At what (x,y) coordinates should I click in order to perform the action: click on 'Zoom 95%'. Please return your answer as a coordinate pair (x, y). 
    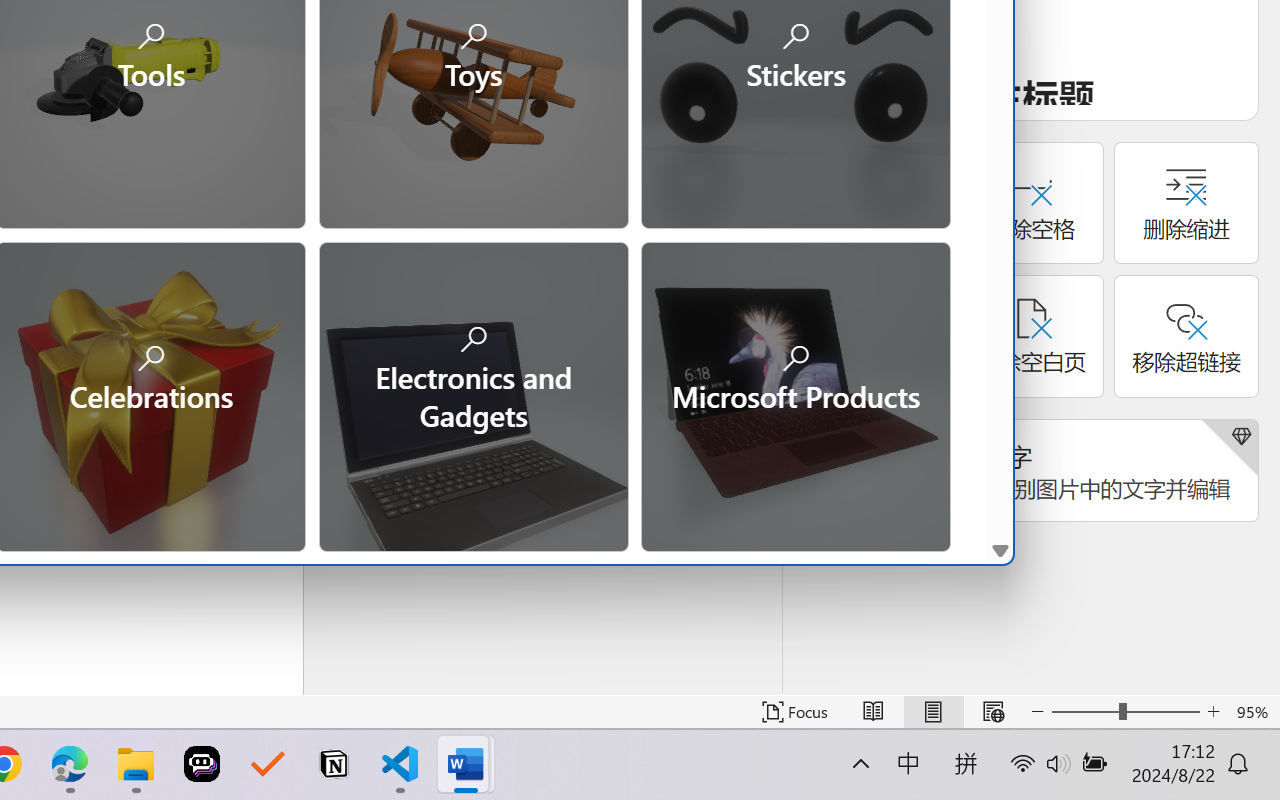
    Looking at the image, I should click on (1252, 711).